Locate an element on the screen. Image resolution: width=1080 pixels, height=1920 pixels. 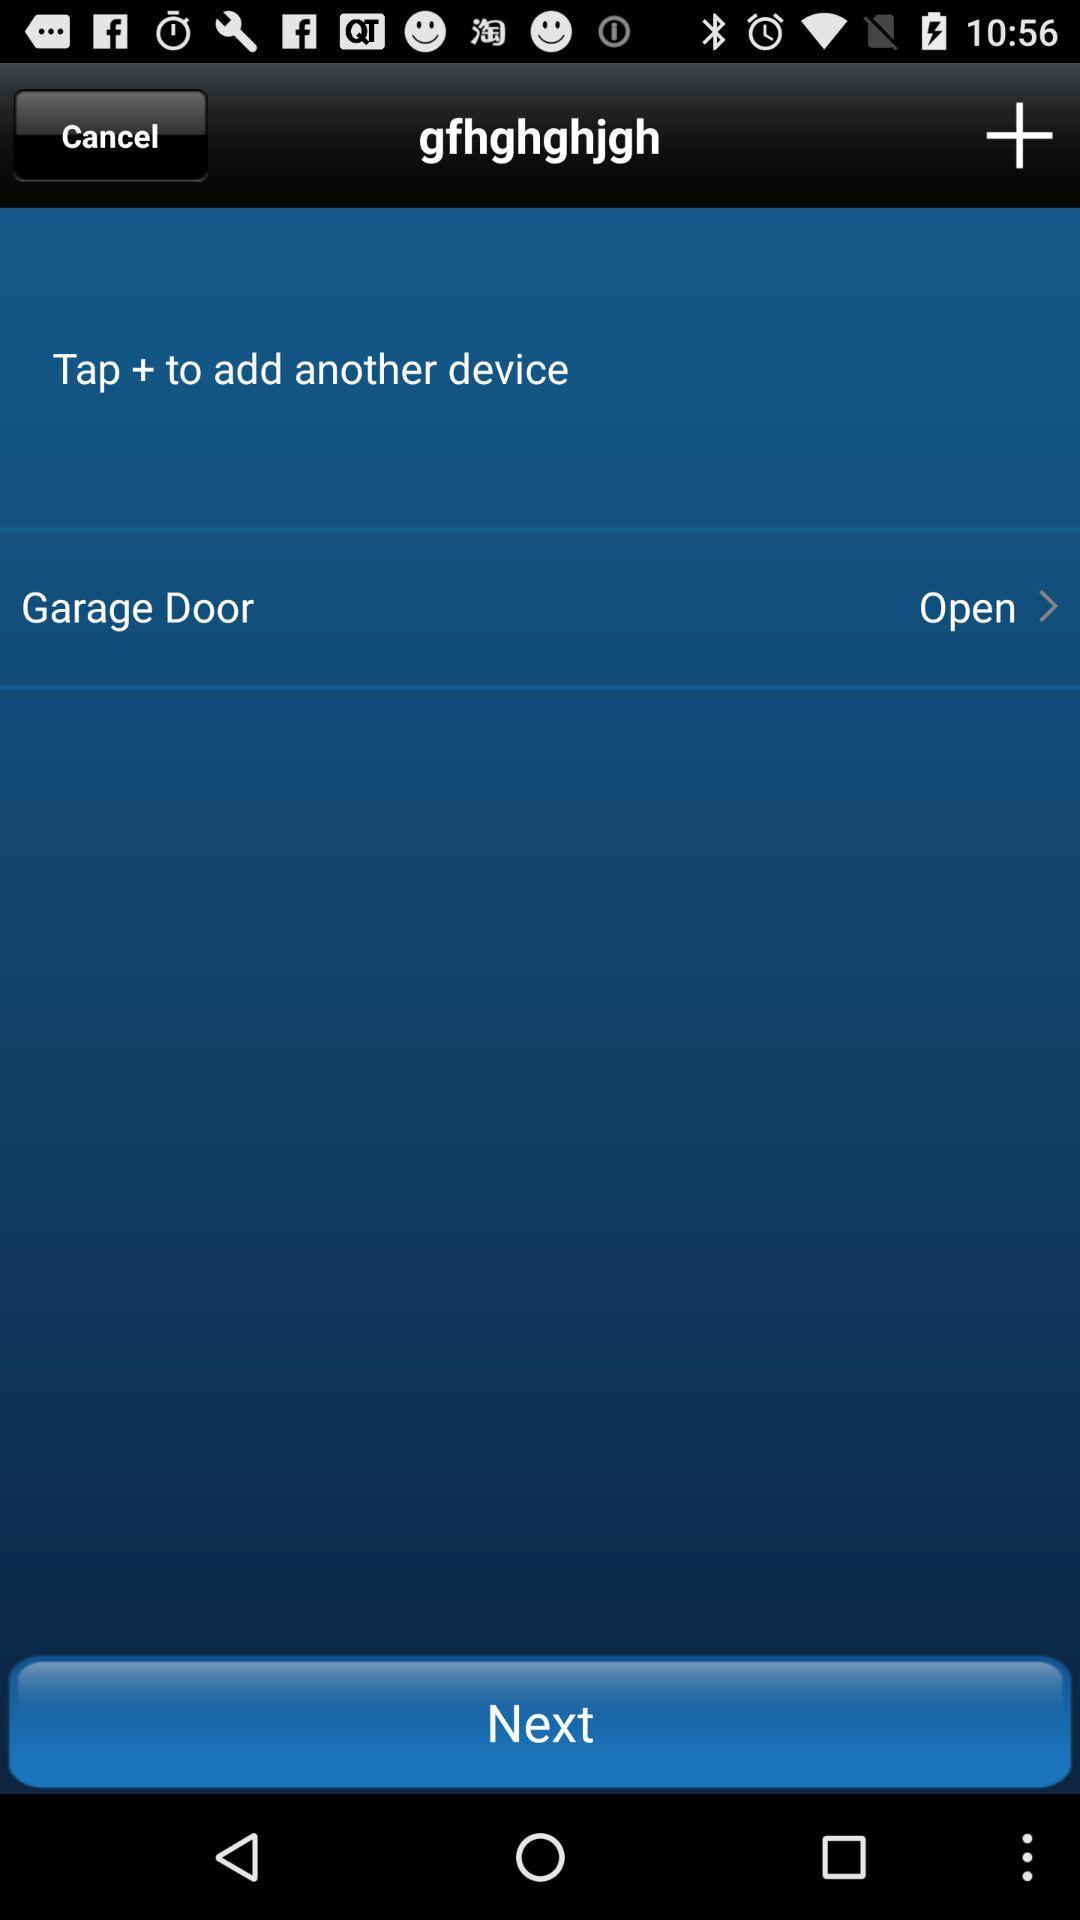
the item above tap to add is located at coordinates (1019, 134).